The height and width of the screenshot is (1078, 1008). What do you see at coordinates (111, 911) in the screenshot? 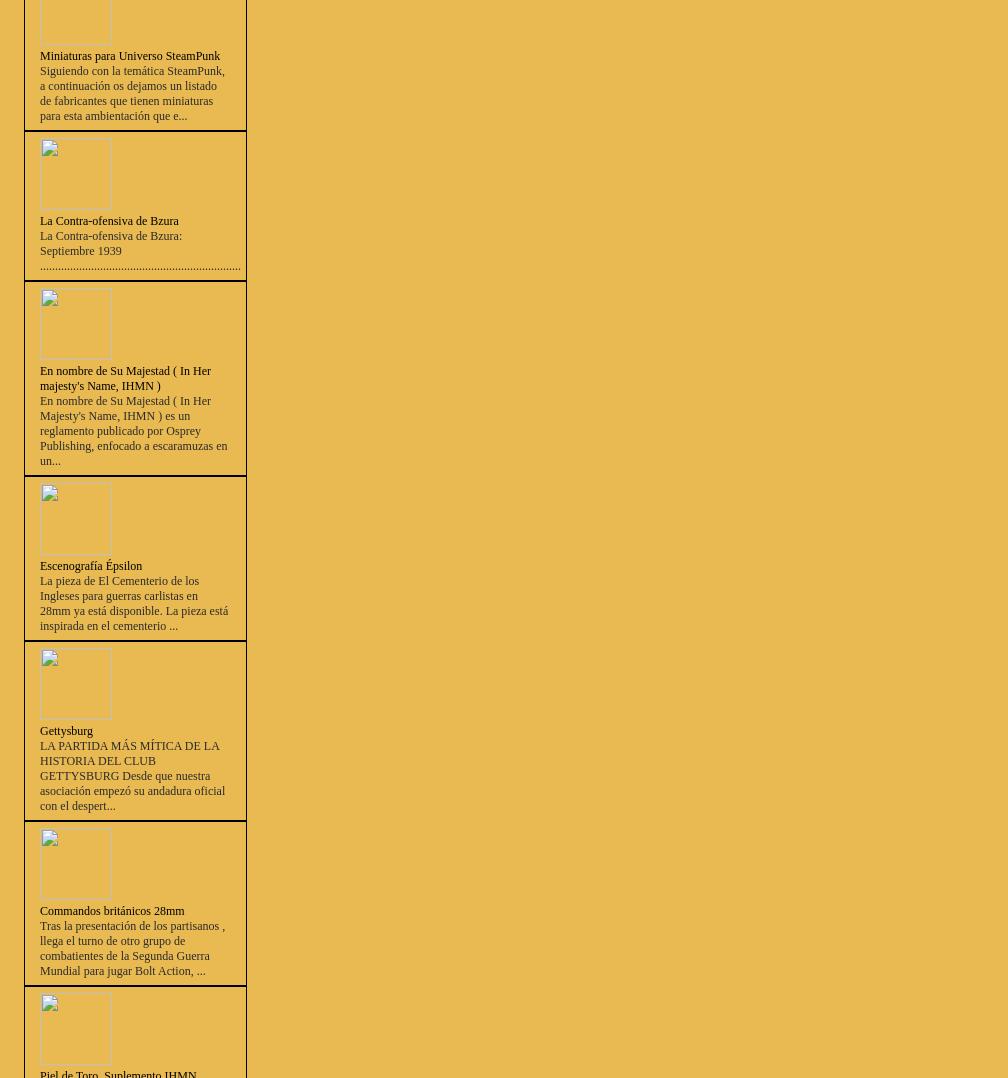
I see `'Commandos británicos 28mm'` at bounding box center [111, 911].